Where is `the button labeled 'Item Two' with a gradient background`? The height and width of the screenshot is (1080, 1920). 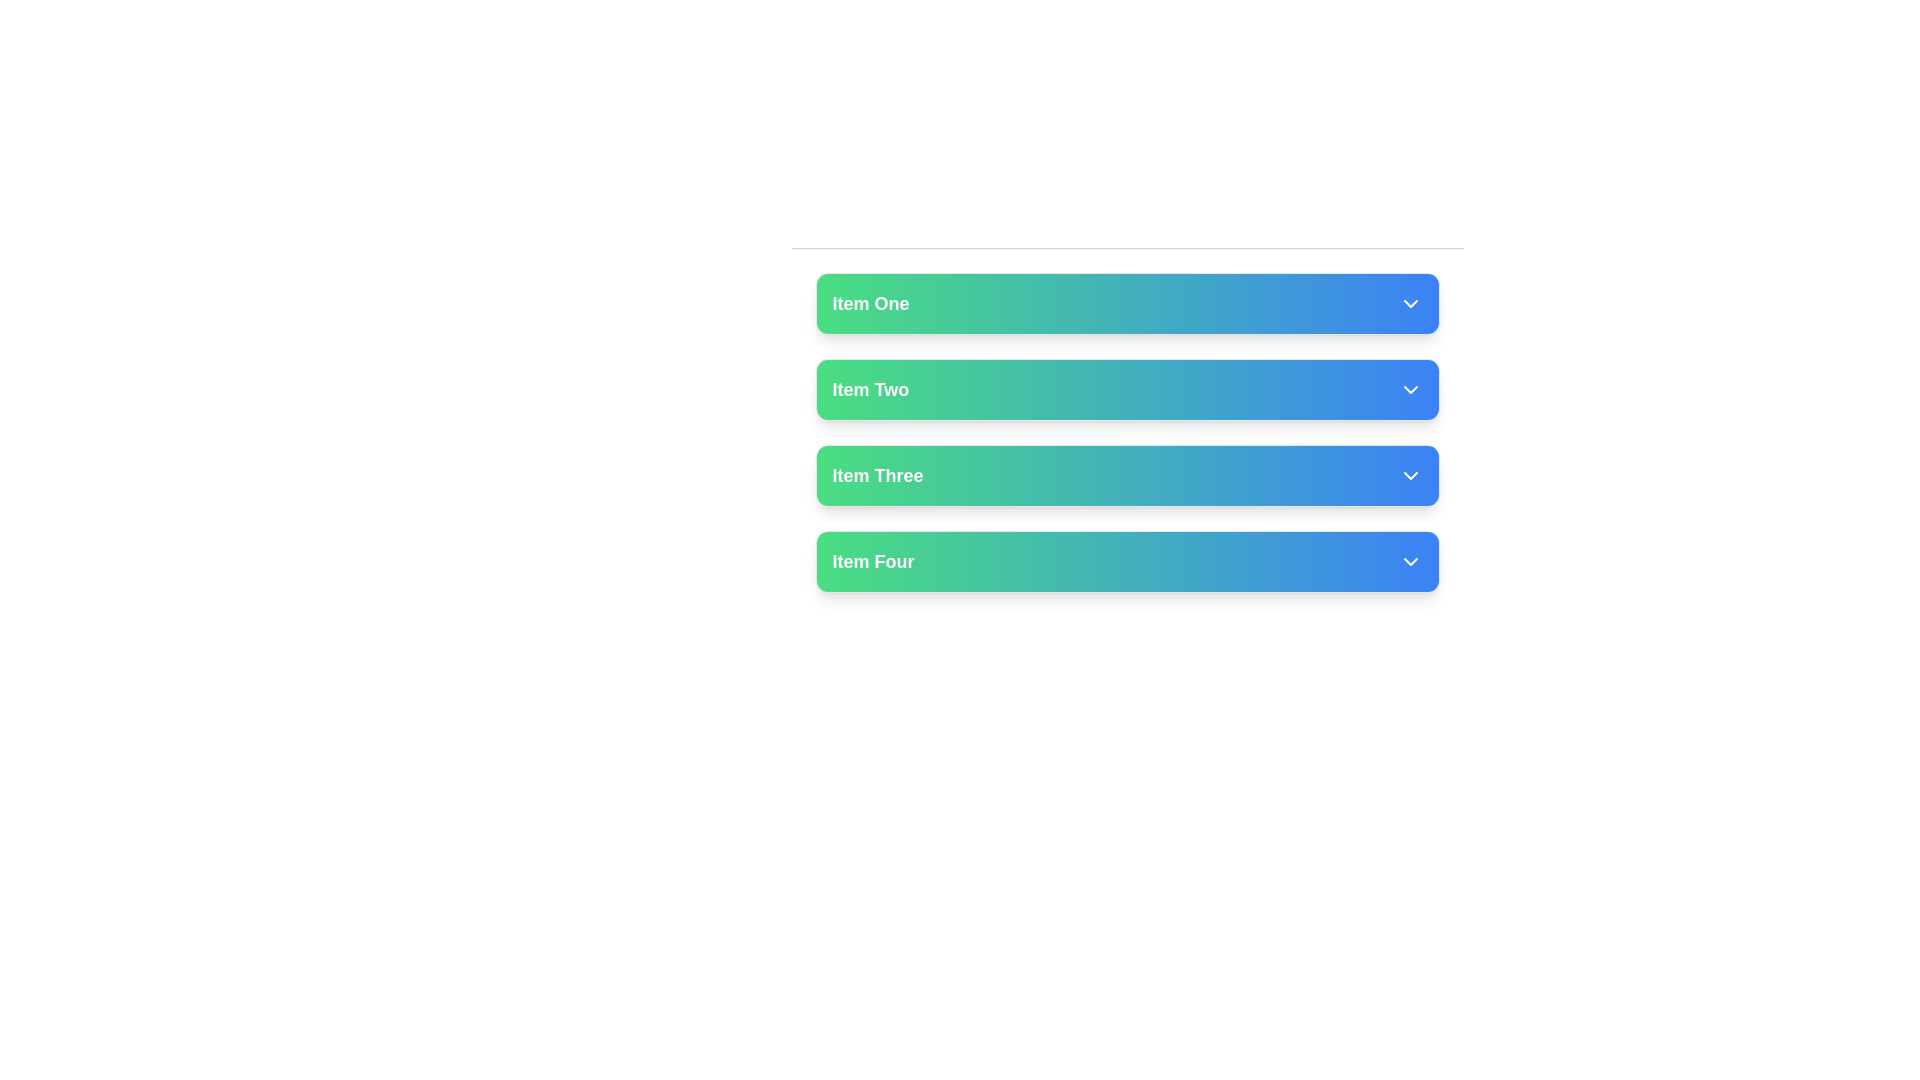
the button labeled 'Item Two' with a gradient background is located at coordinates (1127, 389).